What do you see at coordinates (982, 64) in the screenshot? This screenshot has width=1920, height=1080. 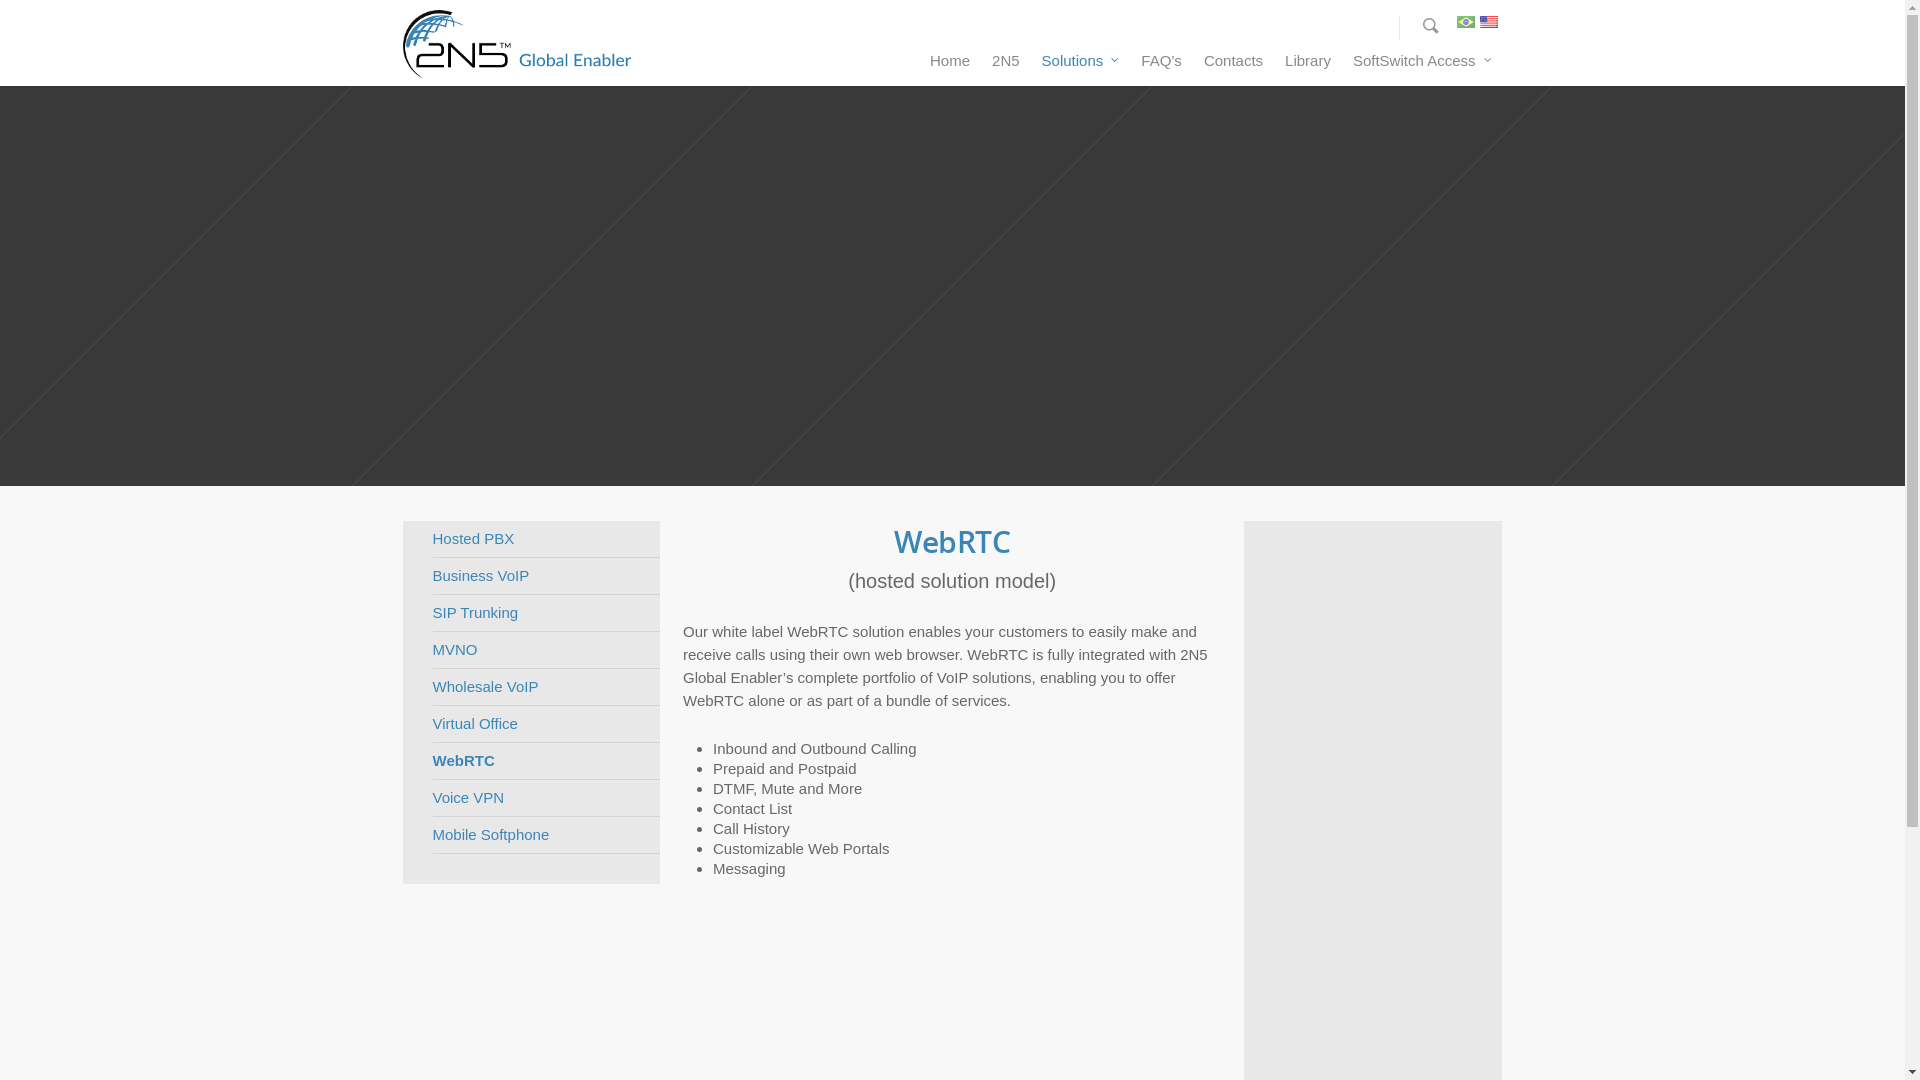 I see `'2N5'` at bounding box center [982, 64].